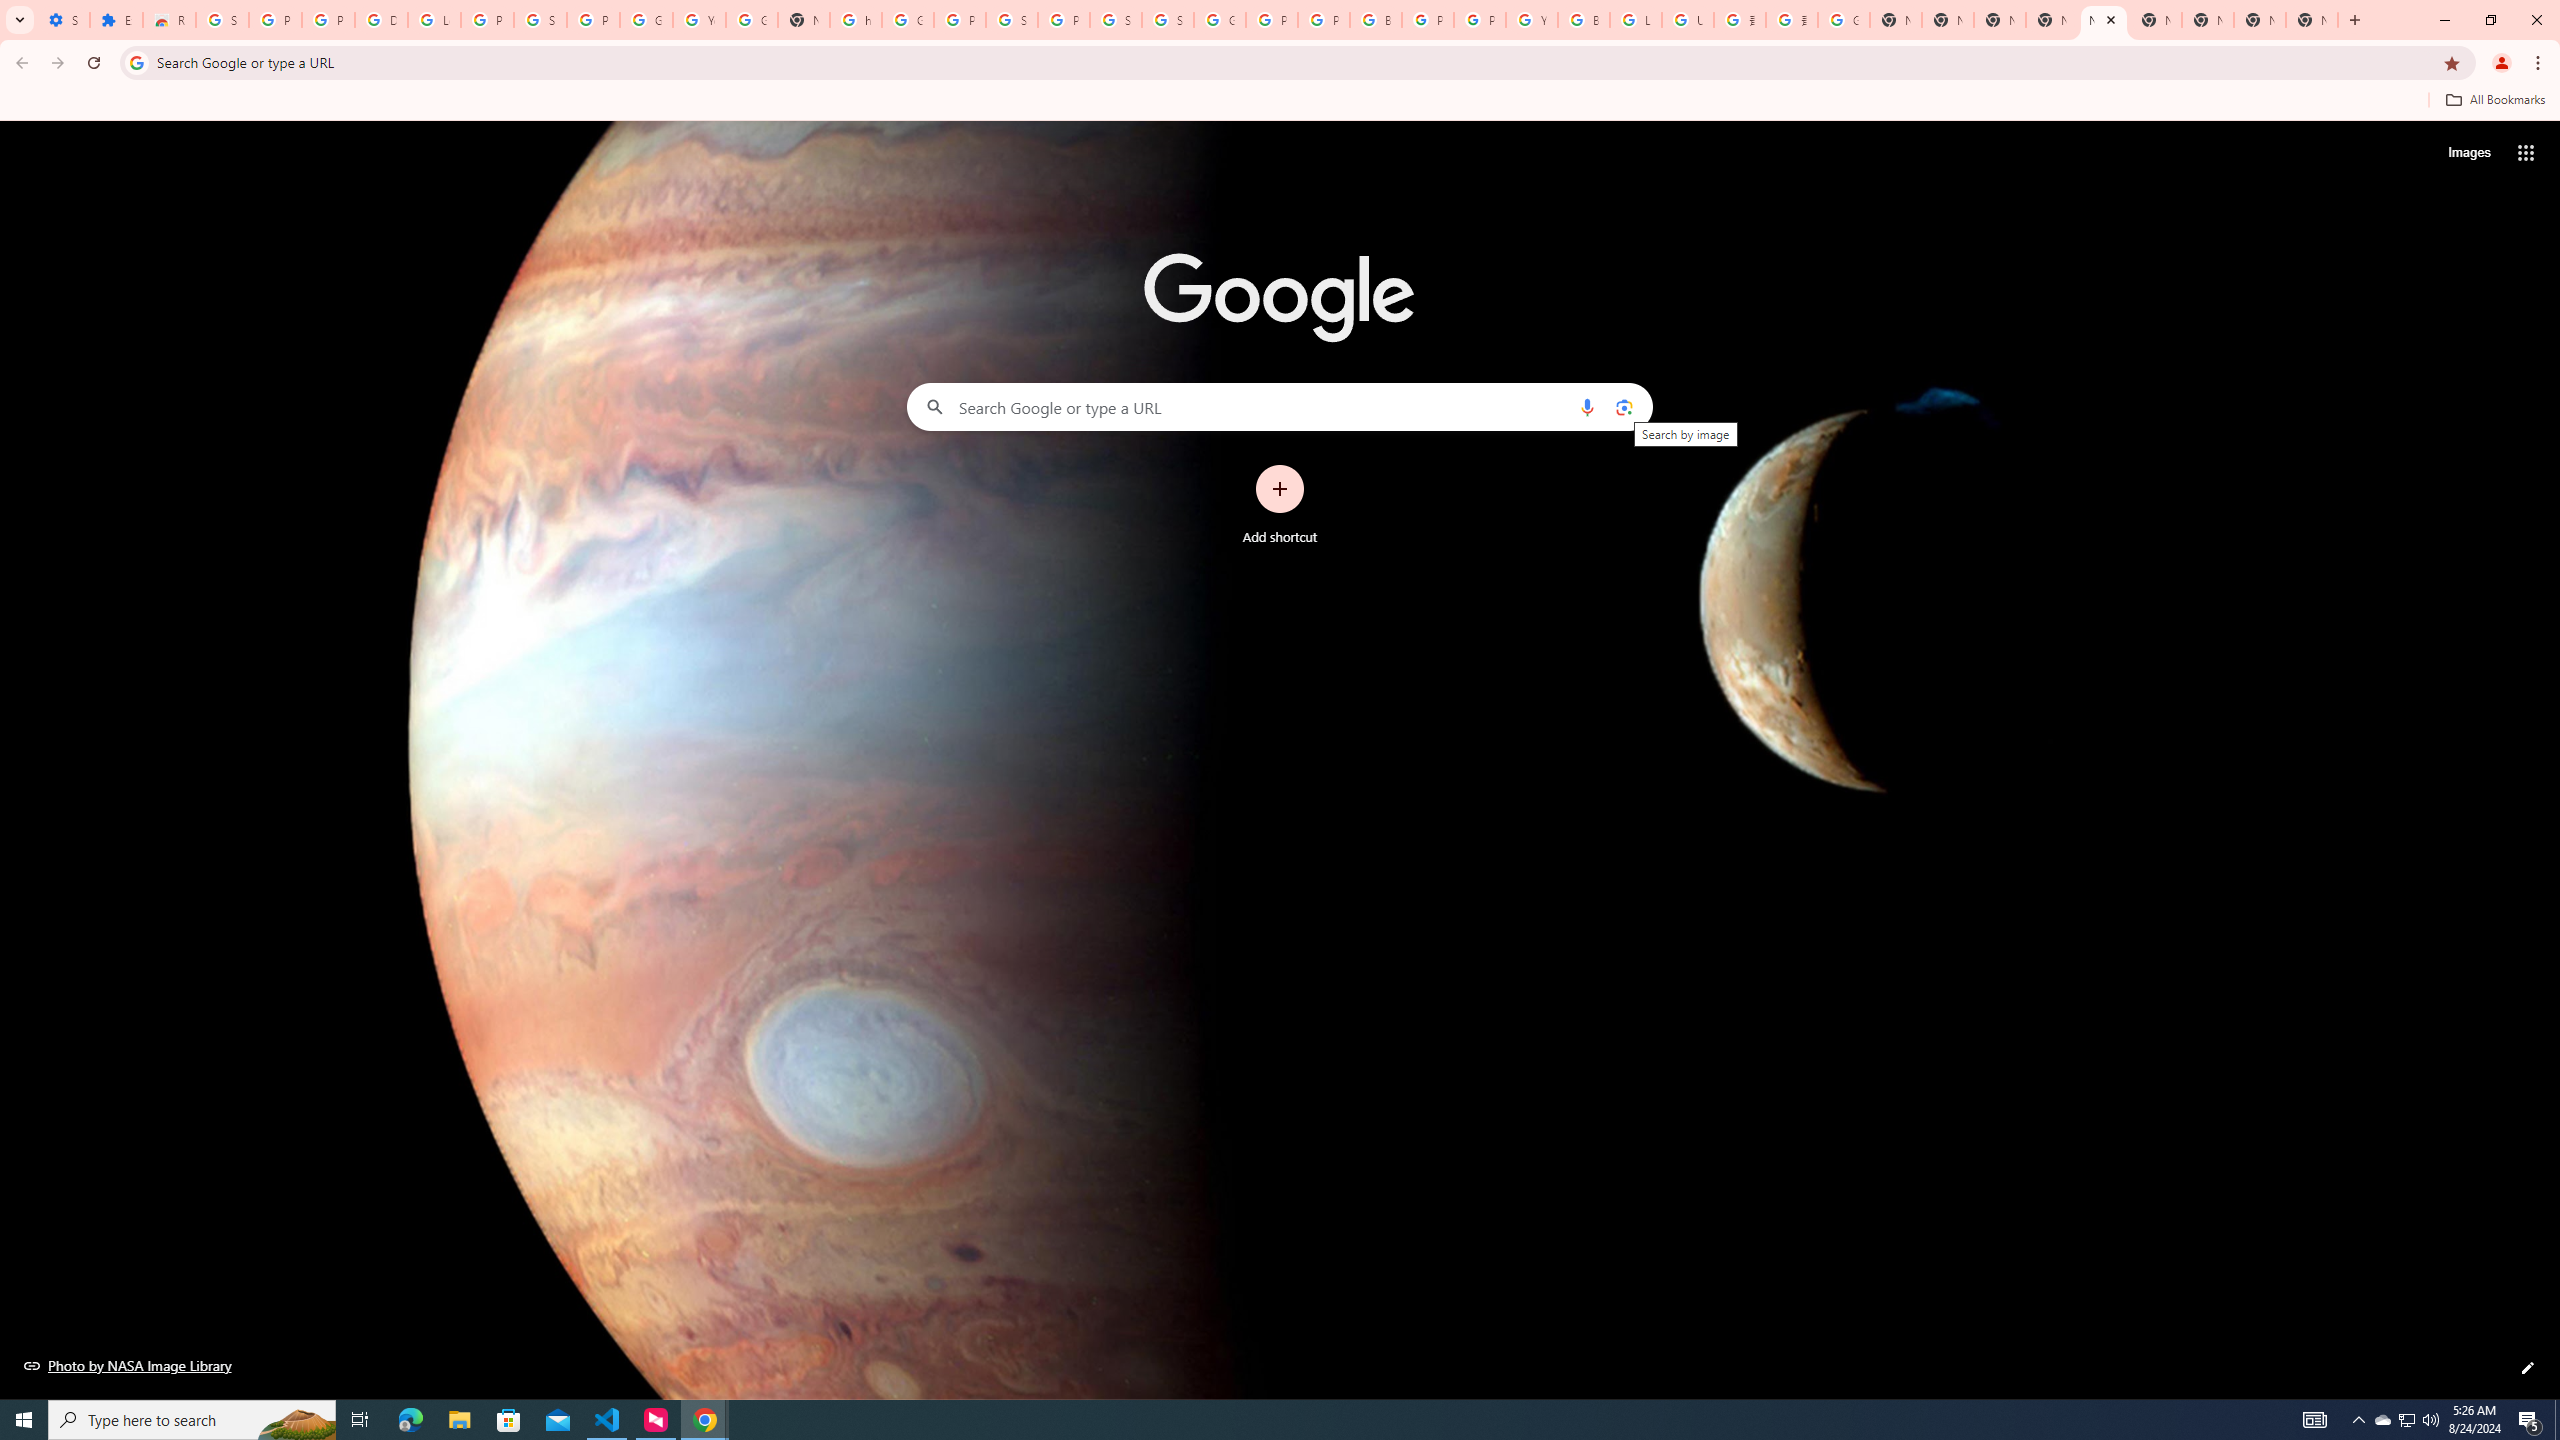 This screenshot has height=1440, width=2560. What do you see at coordinates (115, 19) in the screenshot?
I see `'Extensions'` at bounding box center [115, 19].